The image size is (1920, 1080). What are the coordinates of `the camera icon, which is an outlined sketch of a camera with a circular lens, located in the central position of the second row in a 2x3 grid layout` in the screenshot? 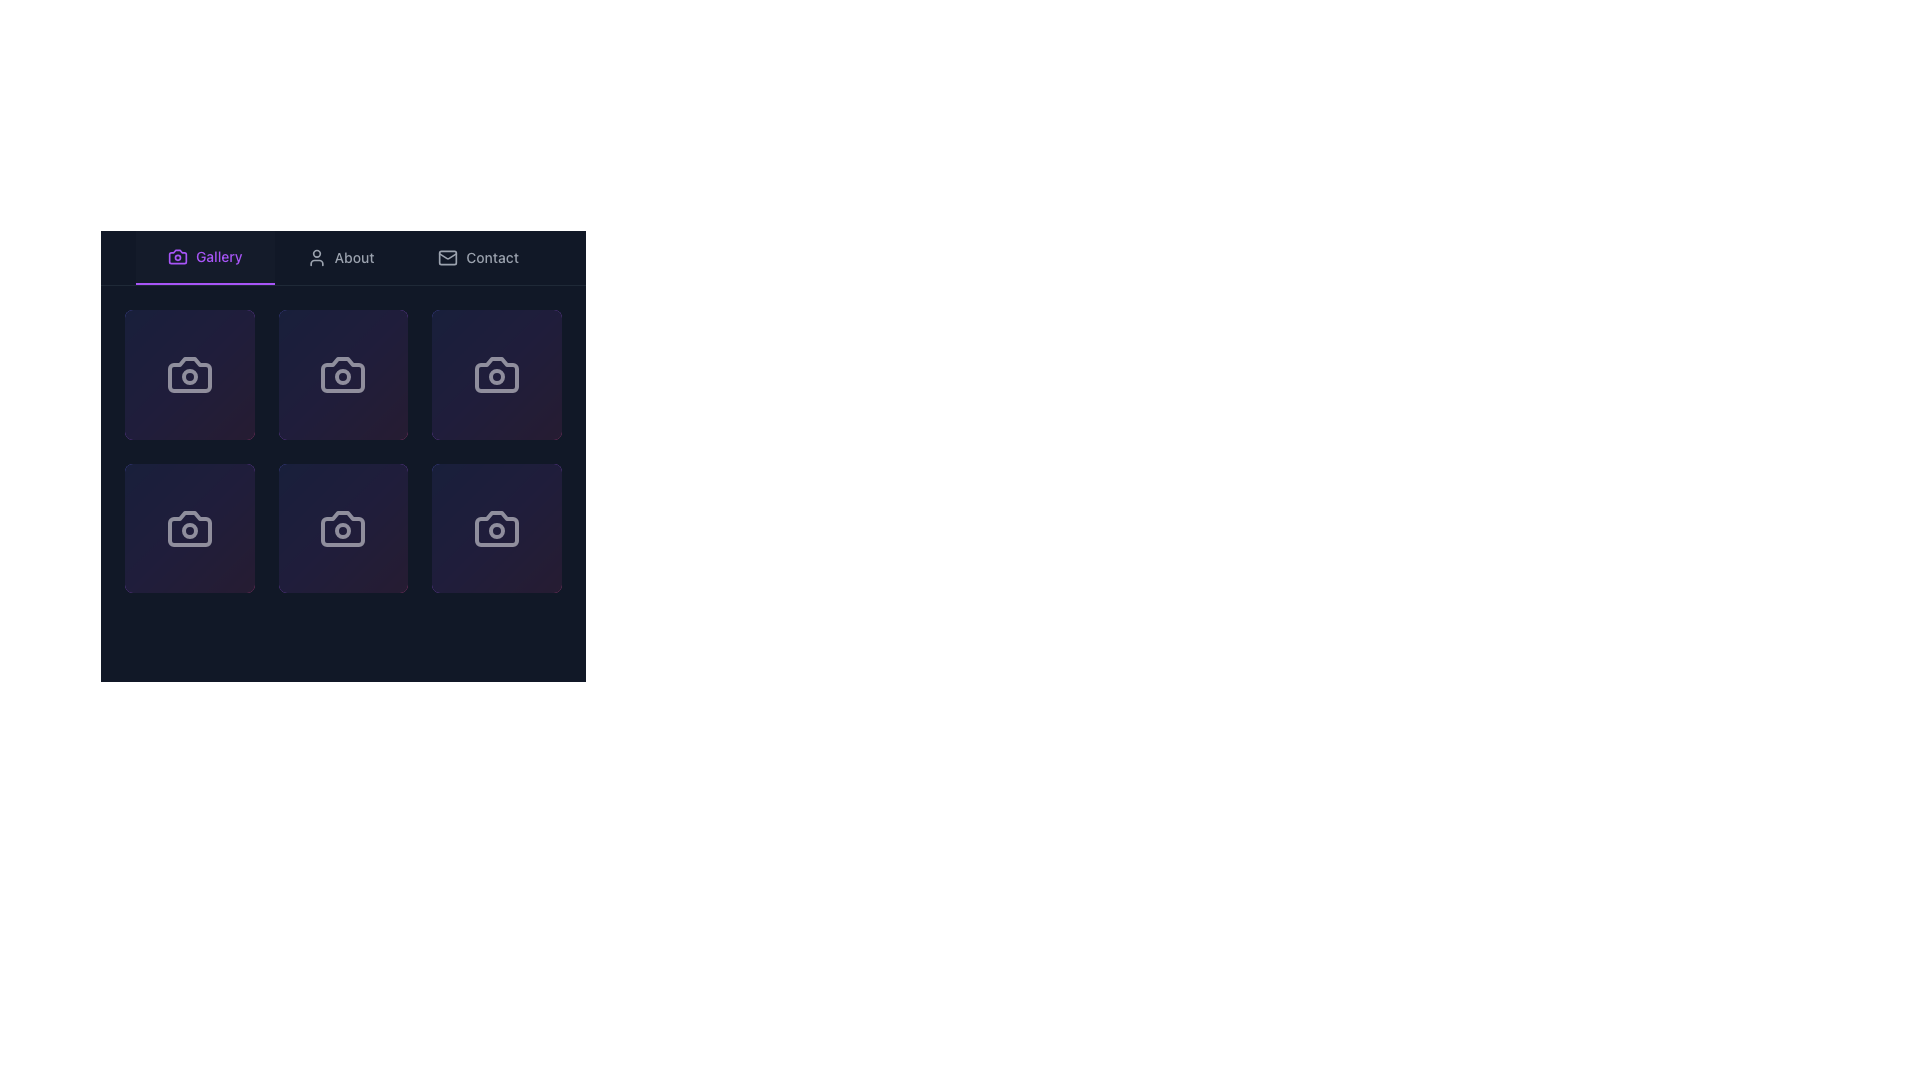 It's located at (343, 527).